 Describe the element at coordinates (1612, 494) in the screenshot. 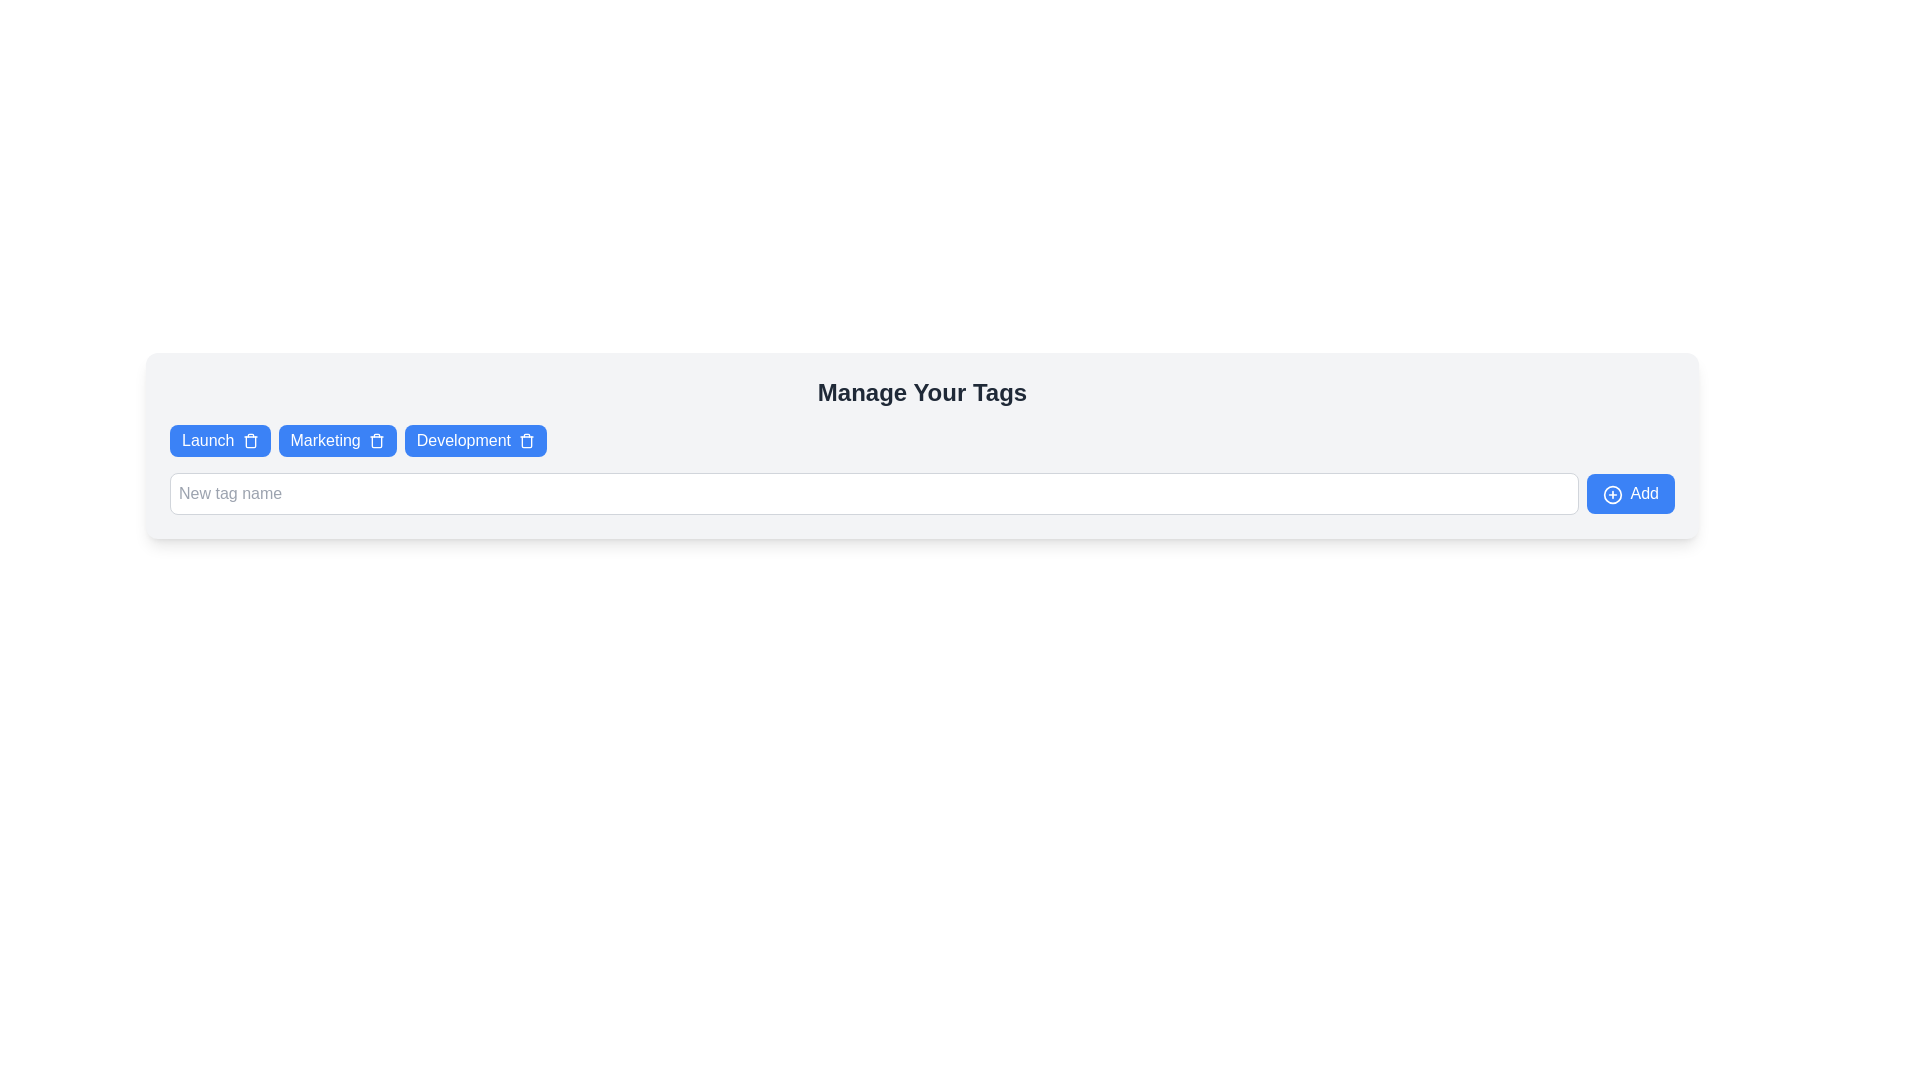

I see `the circular blue outlined icon resembling an addition symbol located near the right edge of the 'Add' button area` at that location.